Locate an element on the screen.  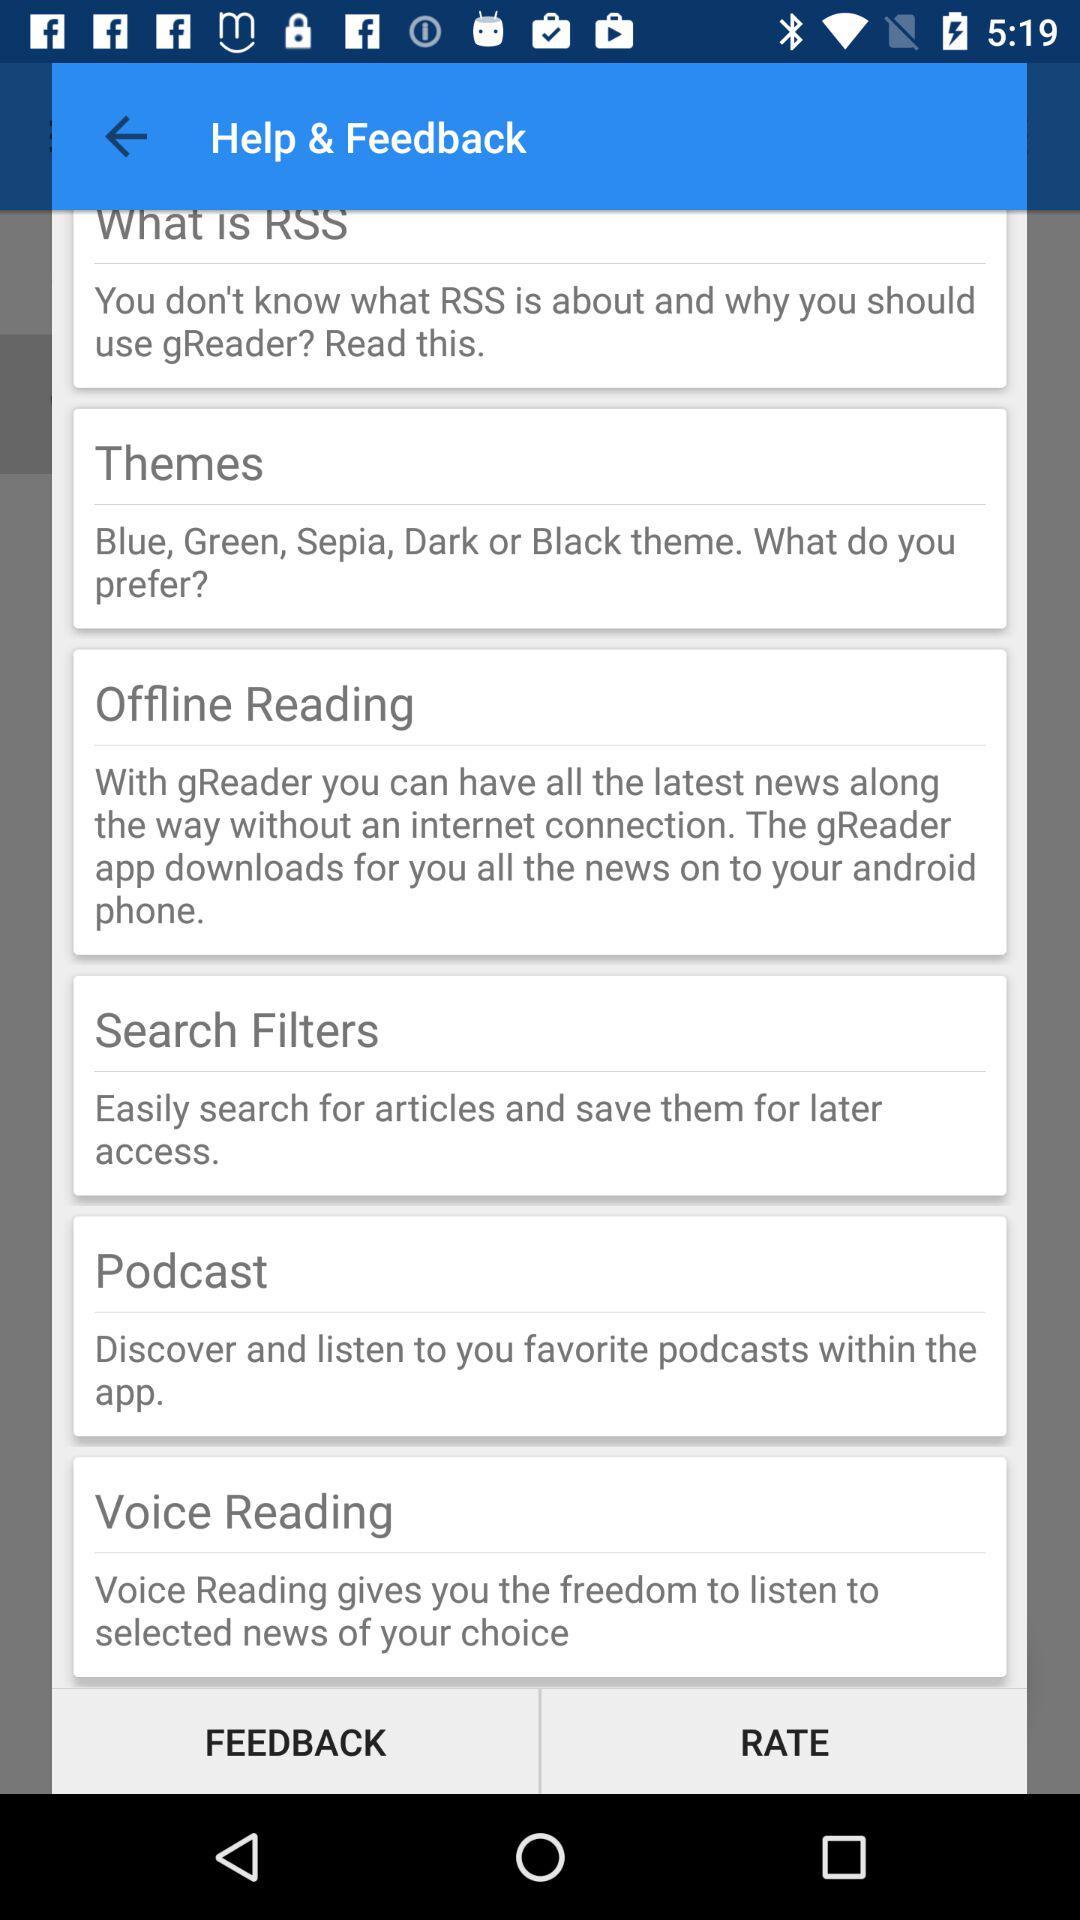
the item below voice reading item is located at coordinates (540, 1551).